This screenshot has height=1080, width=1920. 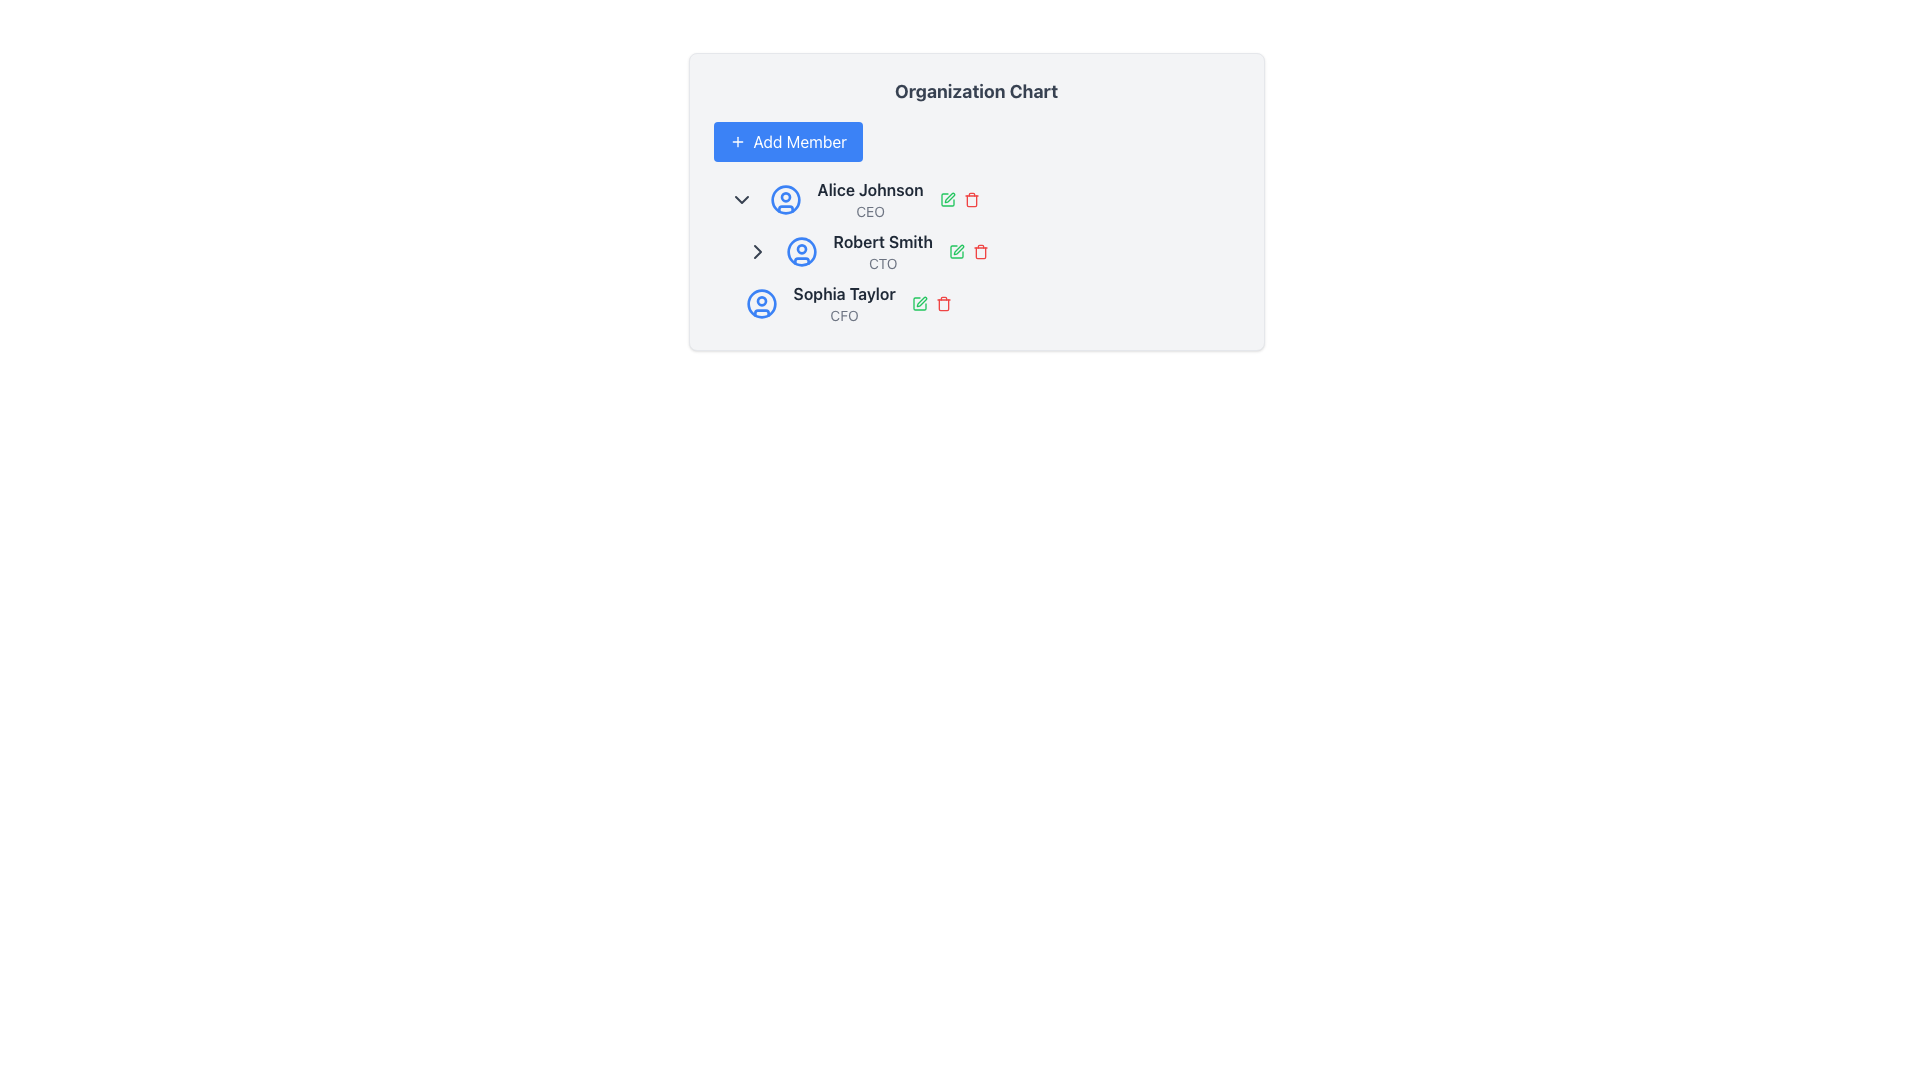 What do you see at coordinates (870, 200) in the screenshot?
I see `the Text Display element showing 'Alice Johnson' and 'CEO', which is centrally aligned and located under the 'Organization Chart' heading` at bounding box center [870, 200].